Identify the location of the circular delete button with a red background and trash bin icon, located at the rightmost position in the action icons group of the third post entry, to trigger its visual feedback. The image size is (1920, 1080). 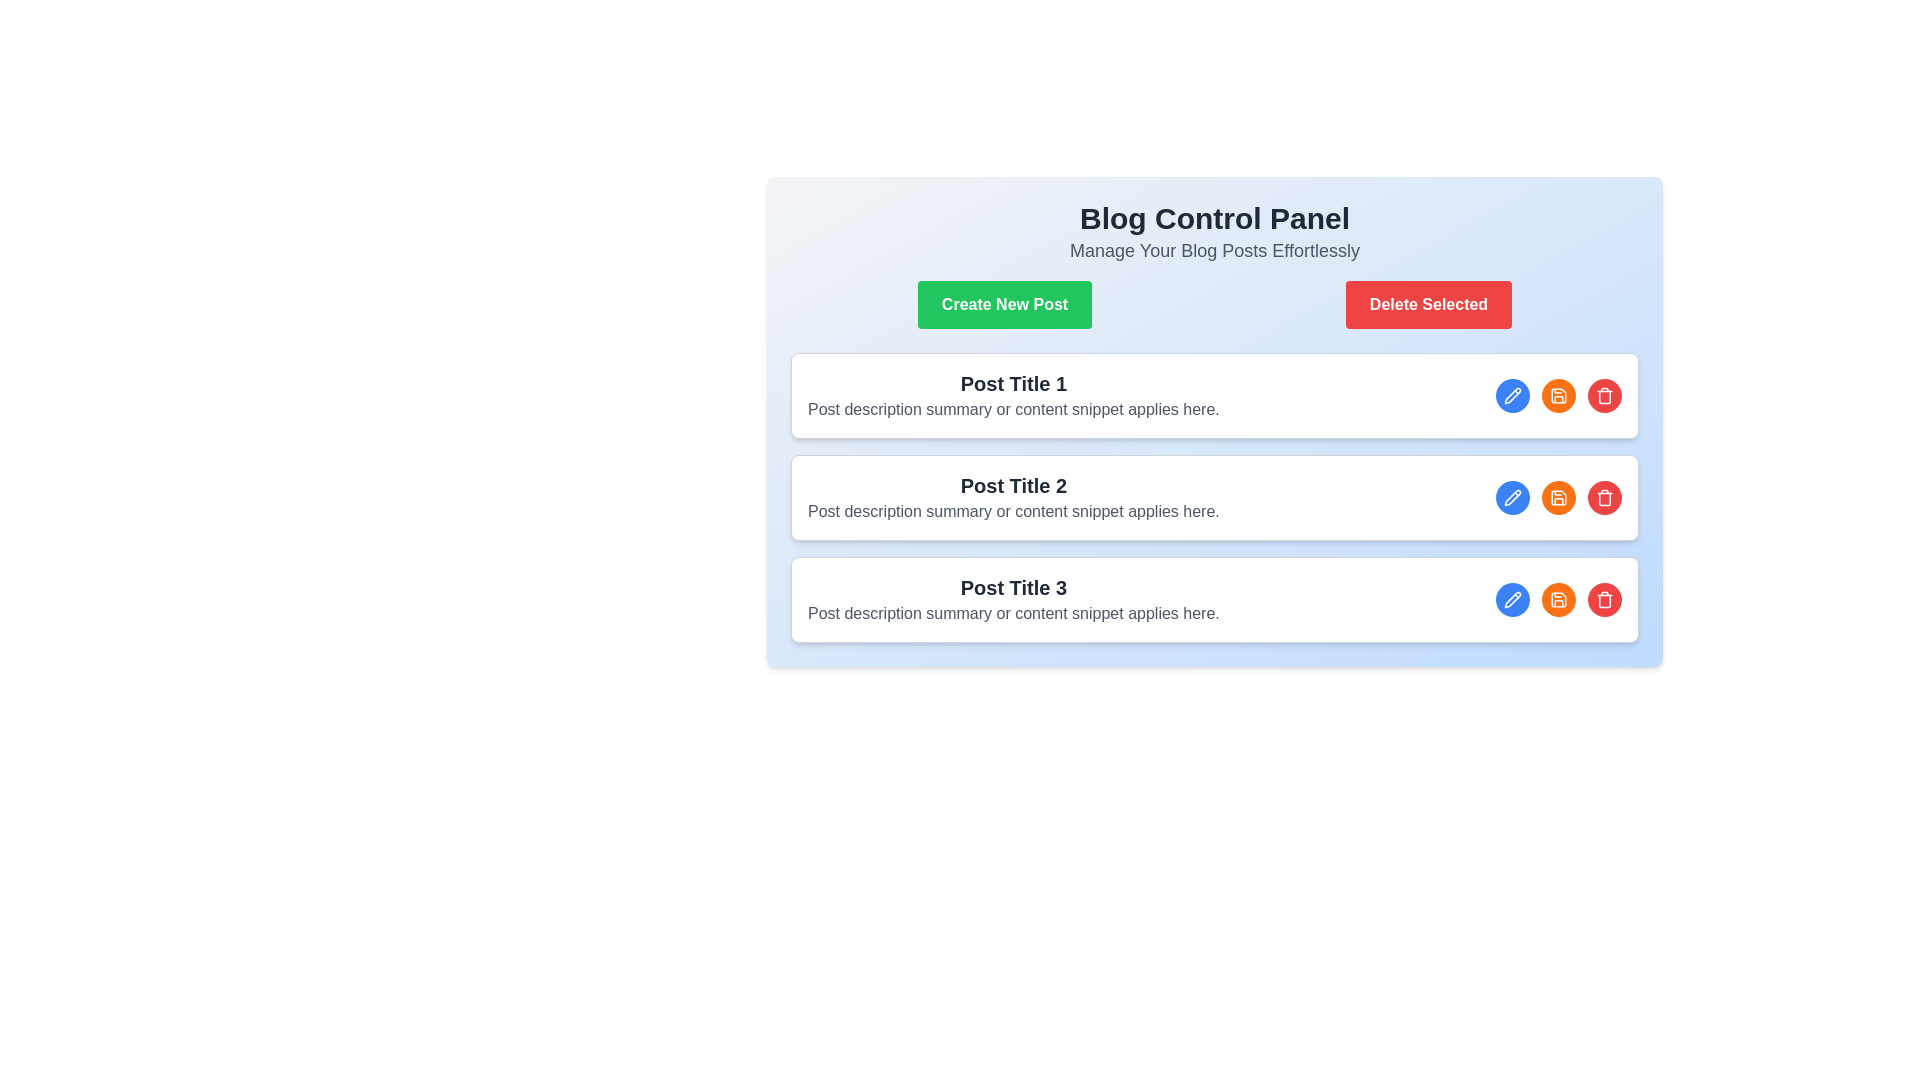
(1604, 599).